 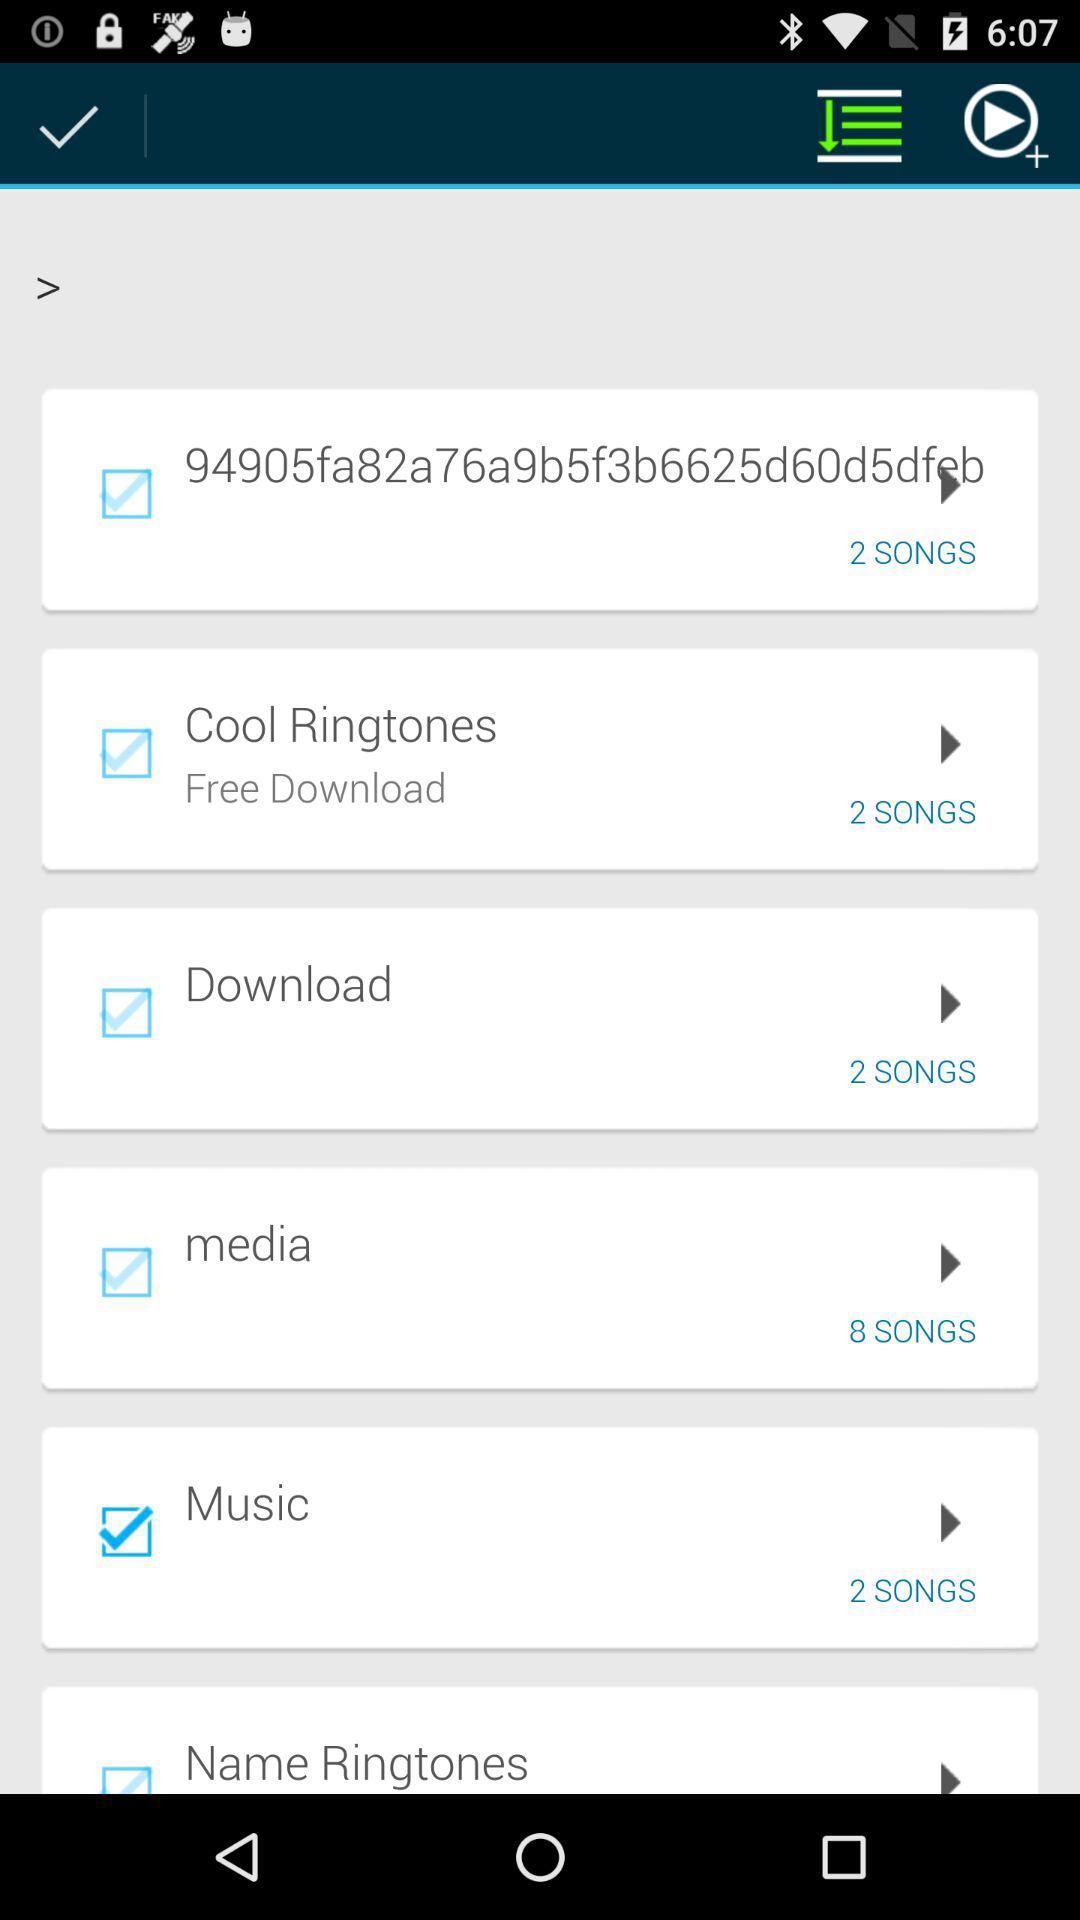 I want to click on the >, so click(x=540, y=280).